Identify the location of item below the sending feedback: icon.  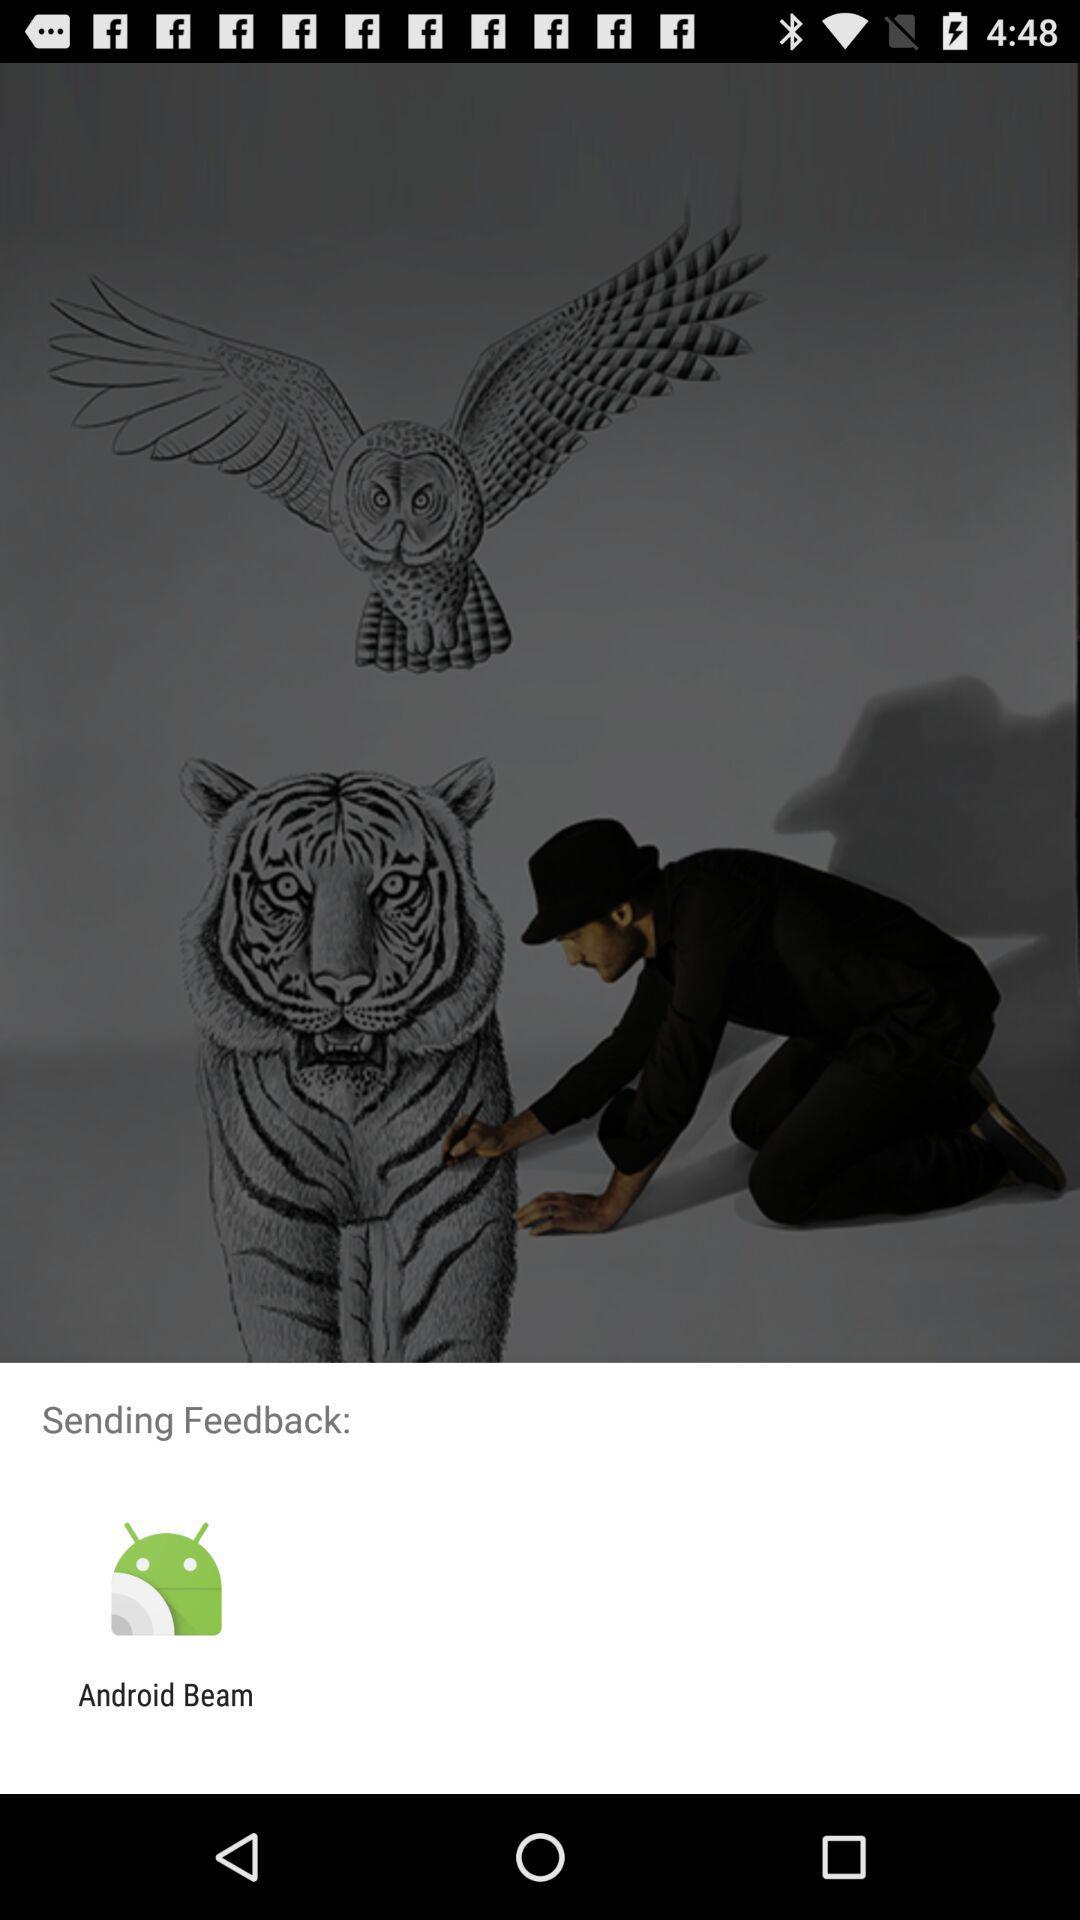
(165, 1579).